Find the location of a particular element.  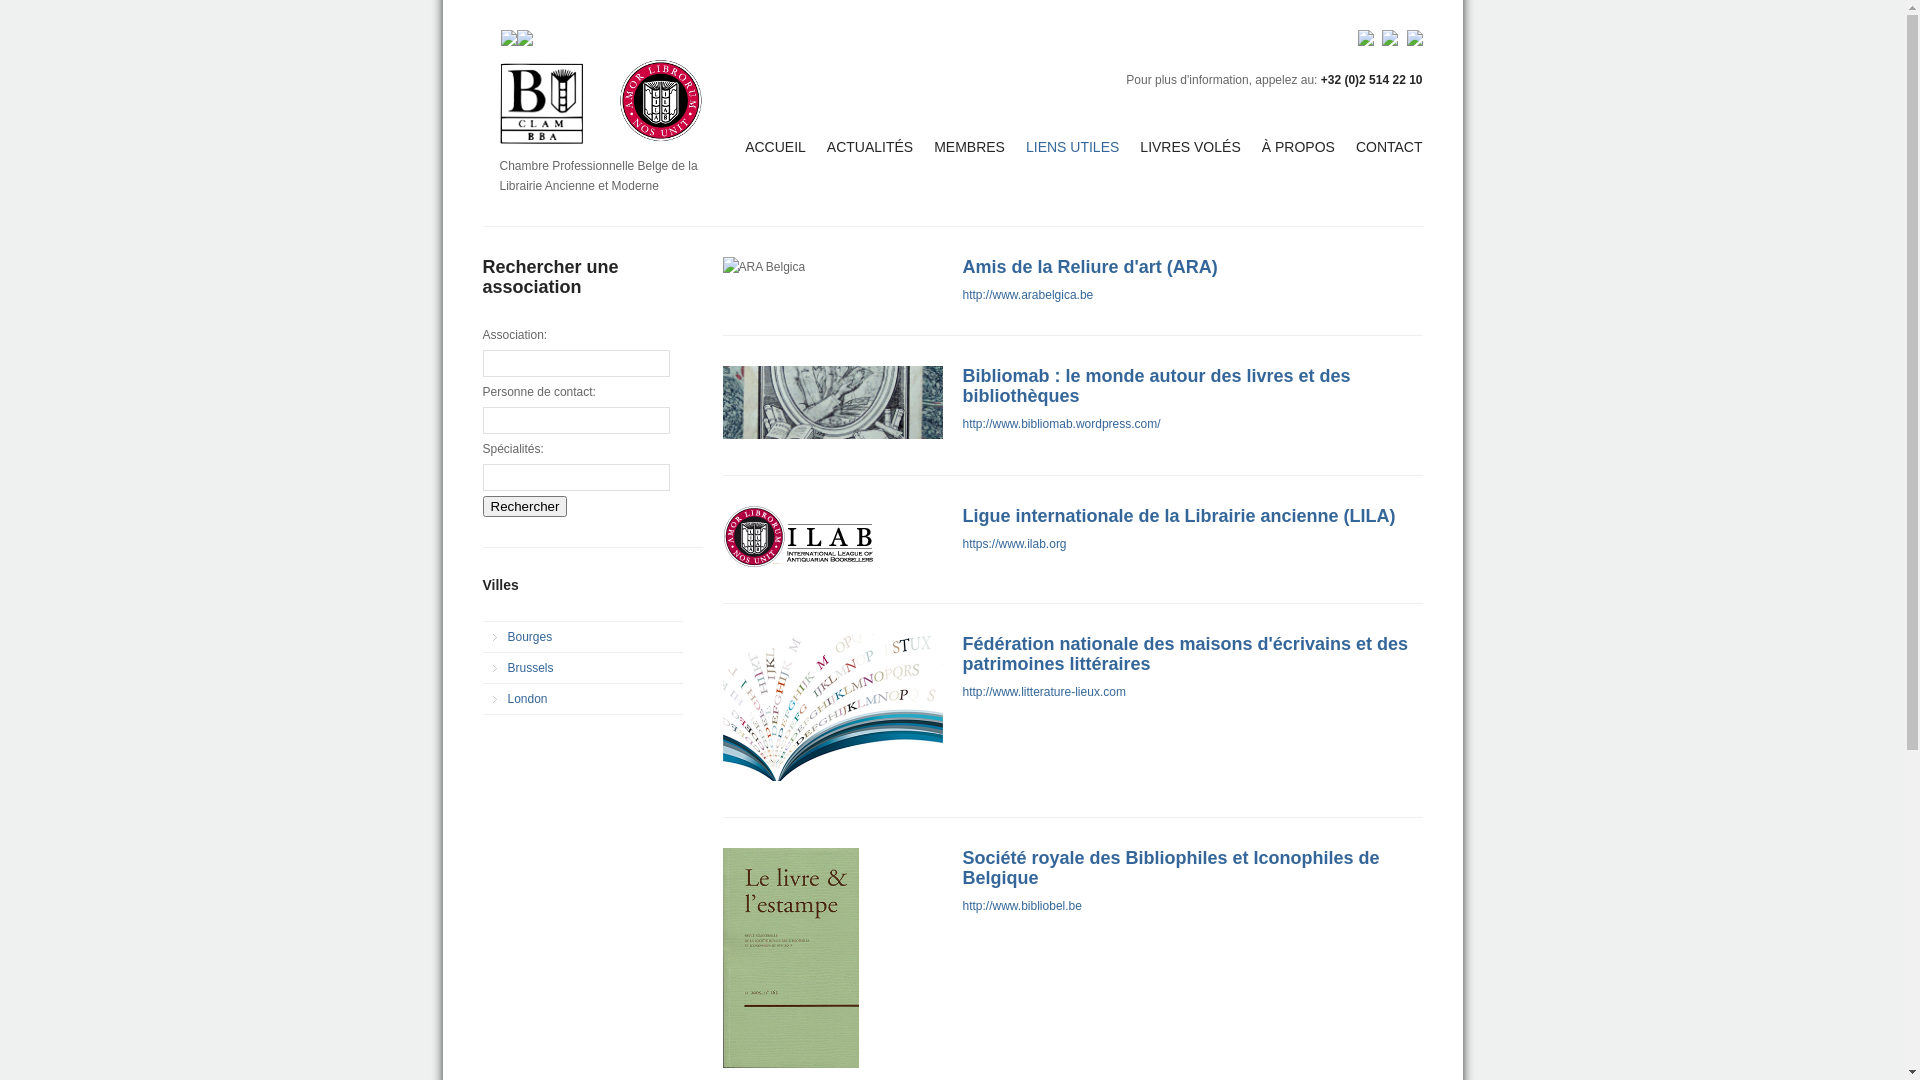

'Amis de la Reliure d'art (ARA)' is located at coordinates (1088, 265).